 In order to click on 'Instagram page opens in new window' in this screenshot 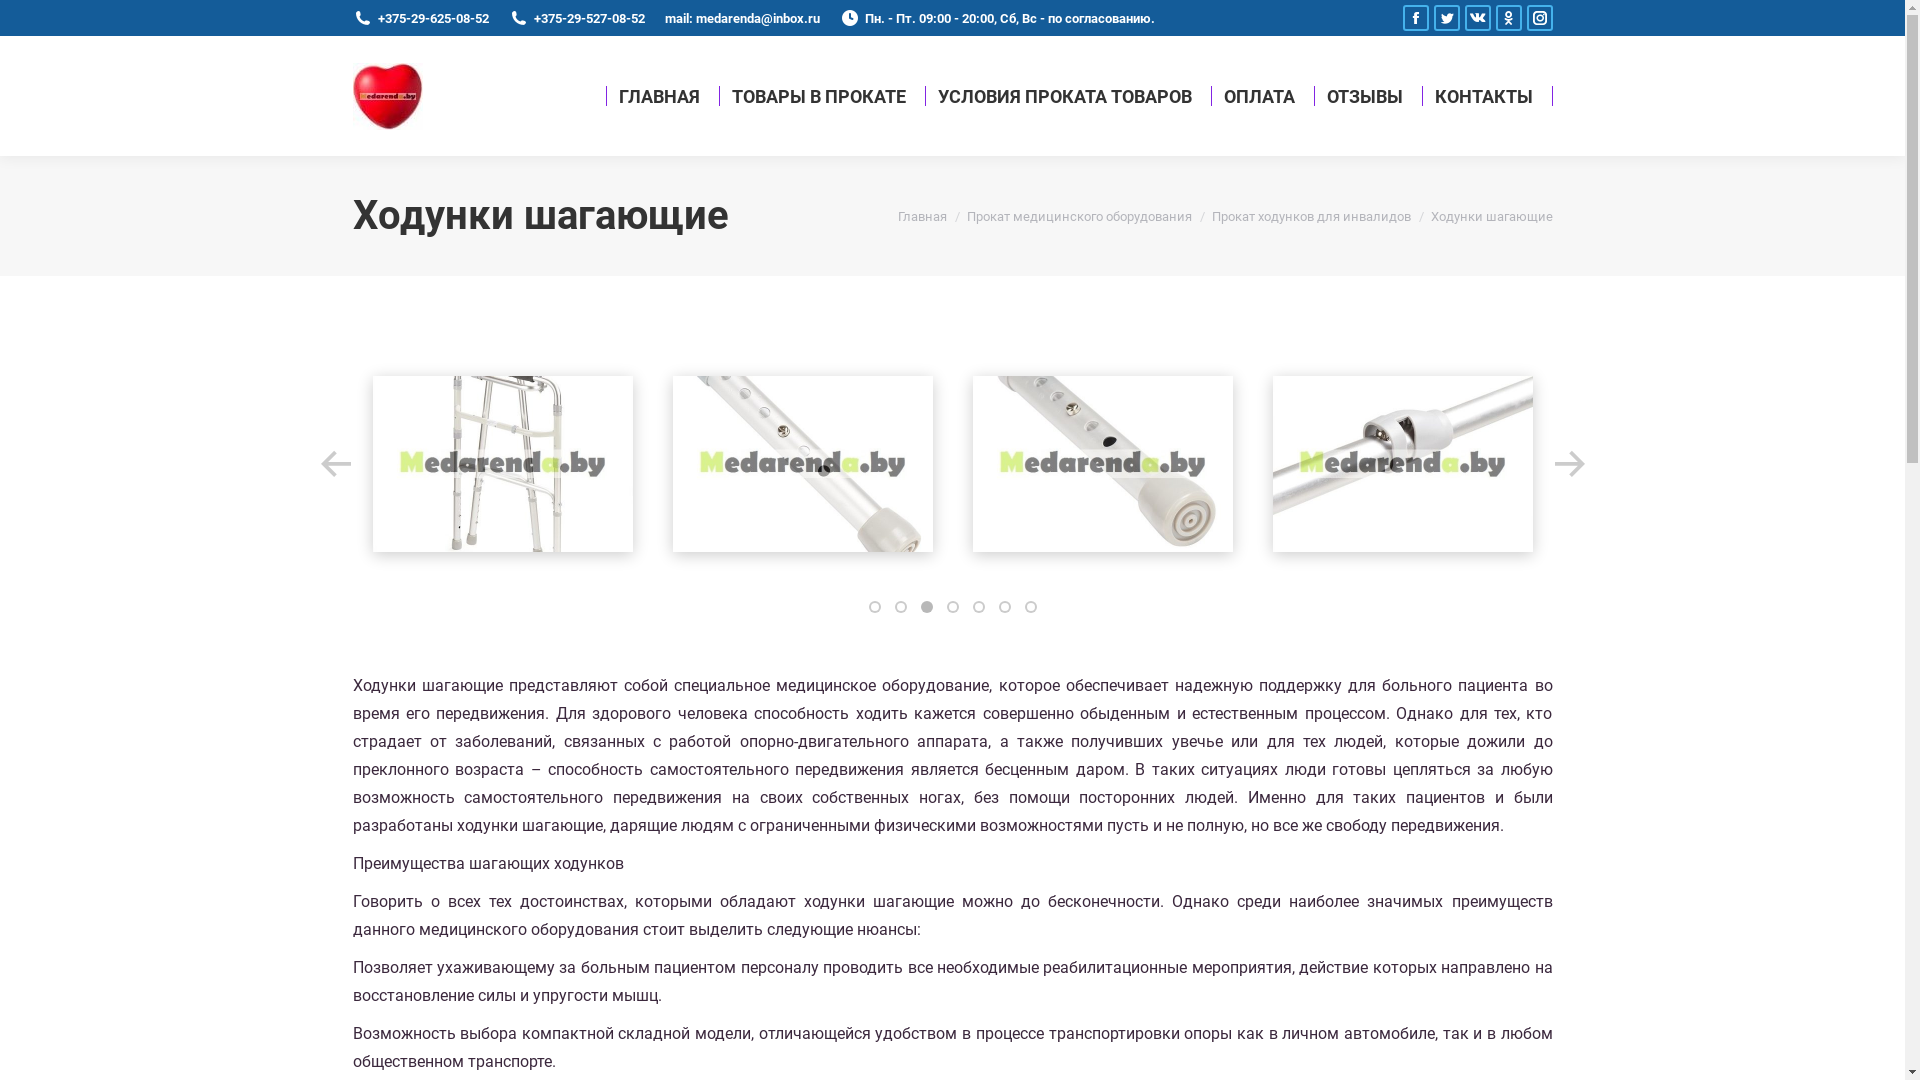, I will do `click(1538, 18)`.